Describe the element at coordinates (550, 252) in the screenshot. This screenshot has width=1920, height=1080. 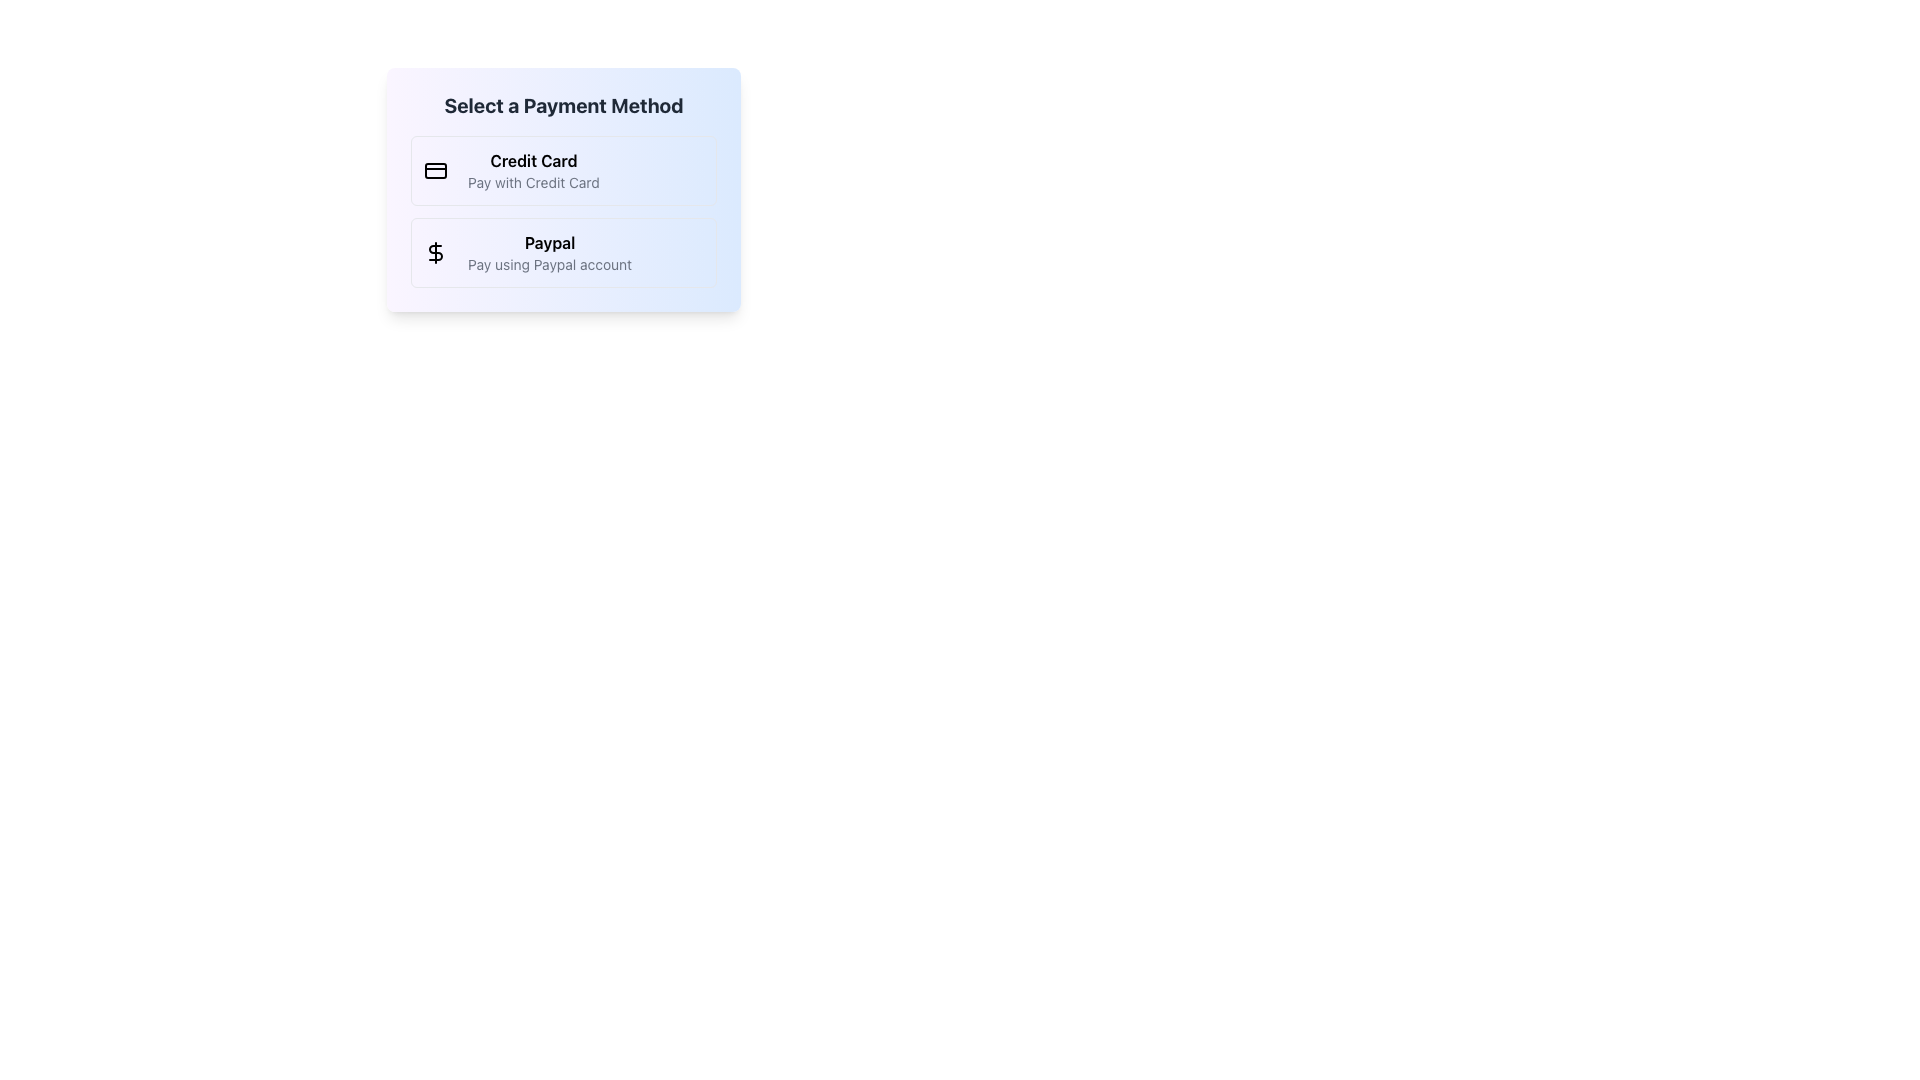
I see `the informative label for the Paypal payment option, which is located in the second item of the payment method selection card, below the 'Credit Card' option` at that location.